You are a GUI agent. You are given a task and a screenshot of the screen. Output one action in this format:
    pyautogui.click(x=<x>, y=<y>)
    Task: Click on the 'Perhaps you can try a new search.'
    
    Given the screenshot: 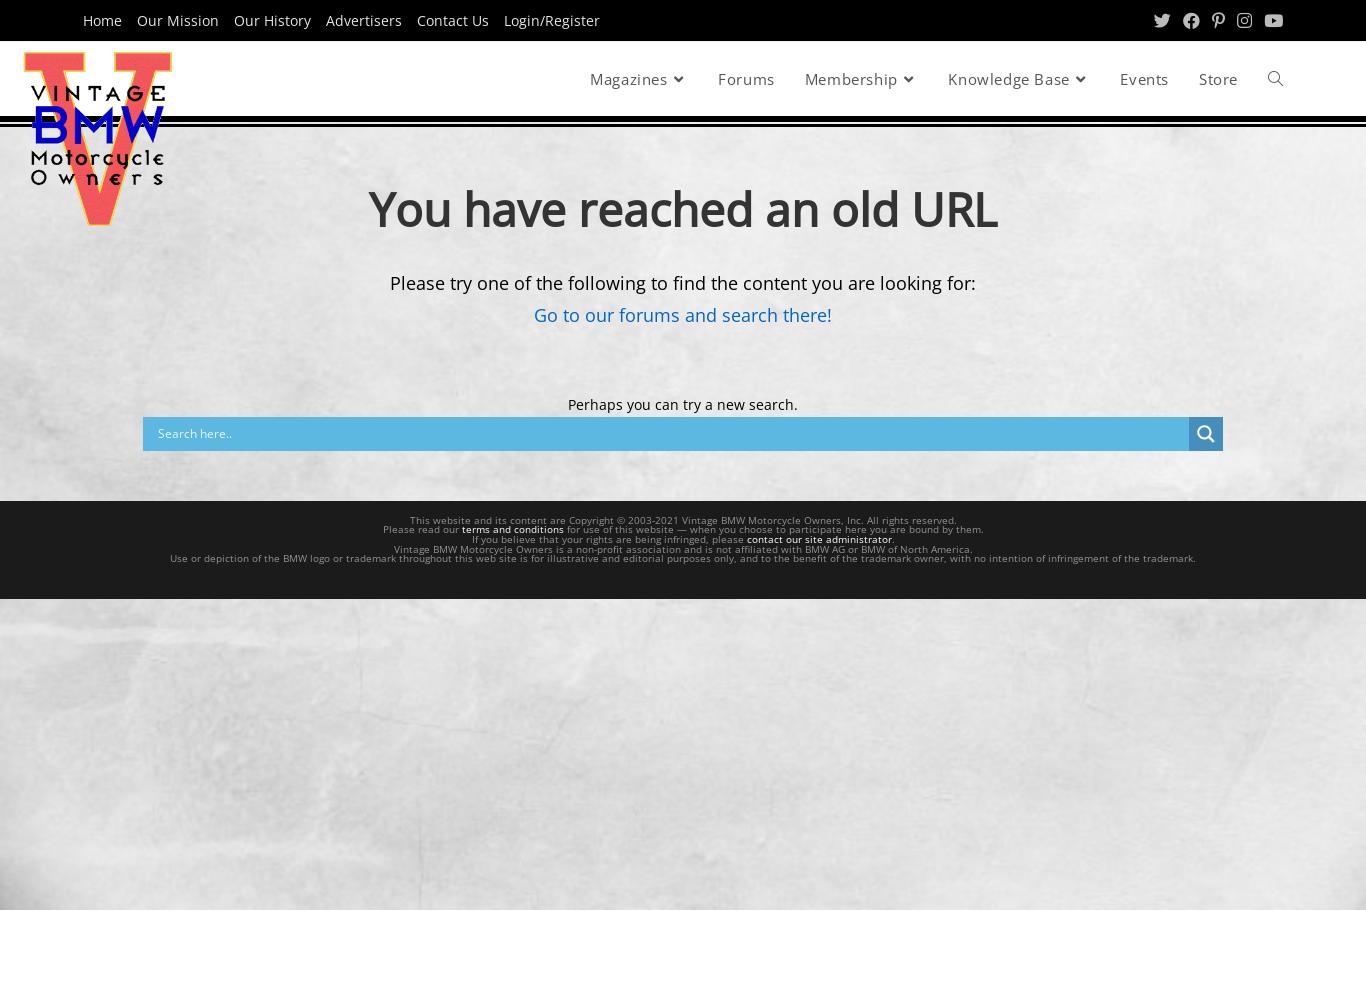 What is the action you would take?
    pyautogui.click(x=683, y=403)
    